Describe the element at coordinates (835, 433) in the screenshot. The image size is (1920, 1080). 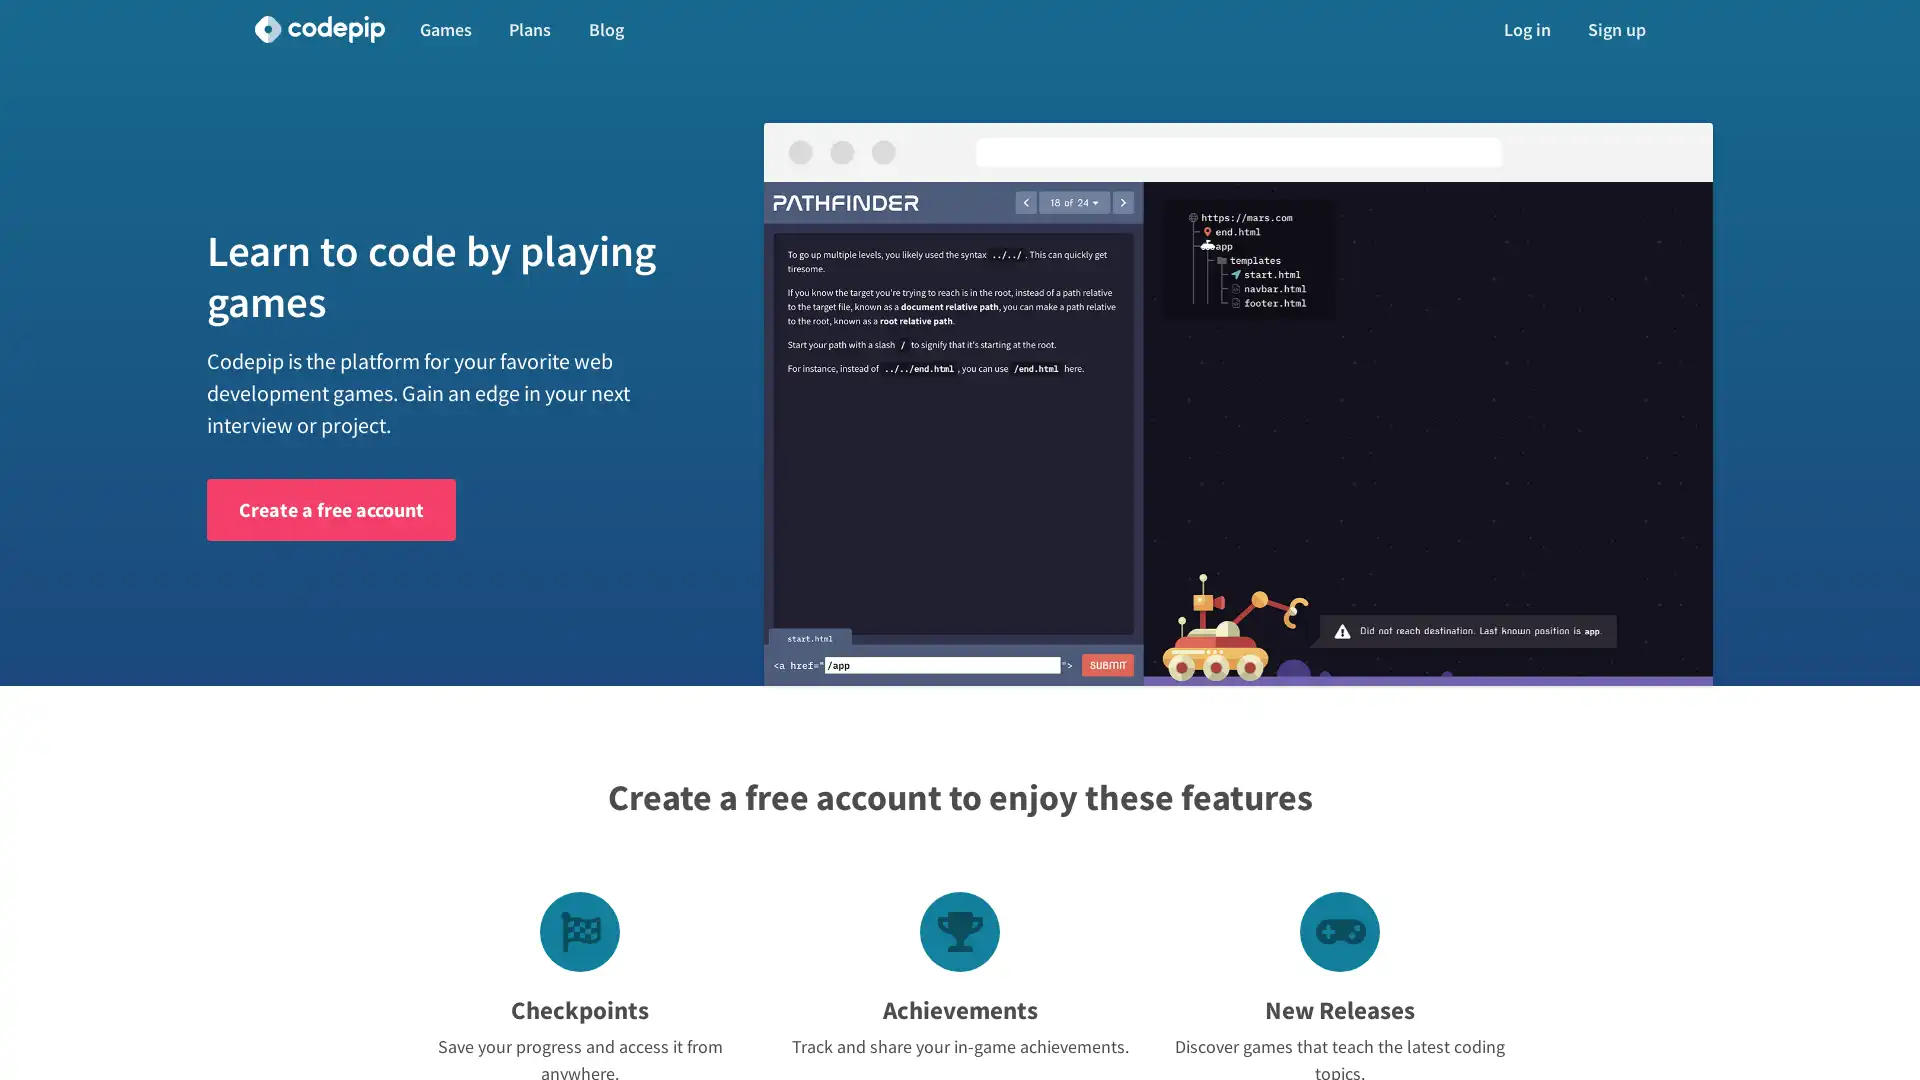
I see `Previous` at that location.